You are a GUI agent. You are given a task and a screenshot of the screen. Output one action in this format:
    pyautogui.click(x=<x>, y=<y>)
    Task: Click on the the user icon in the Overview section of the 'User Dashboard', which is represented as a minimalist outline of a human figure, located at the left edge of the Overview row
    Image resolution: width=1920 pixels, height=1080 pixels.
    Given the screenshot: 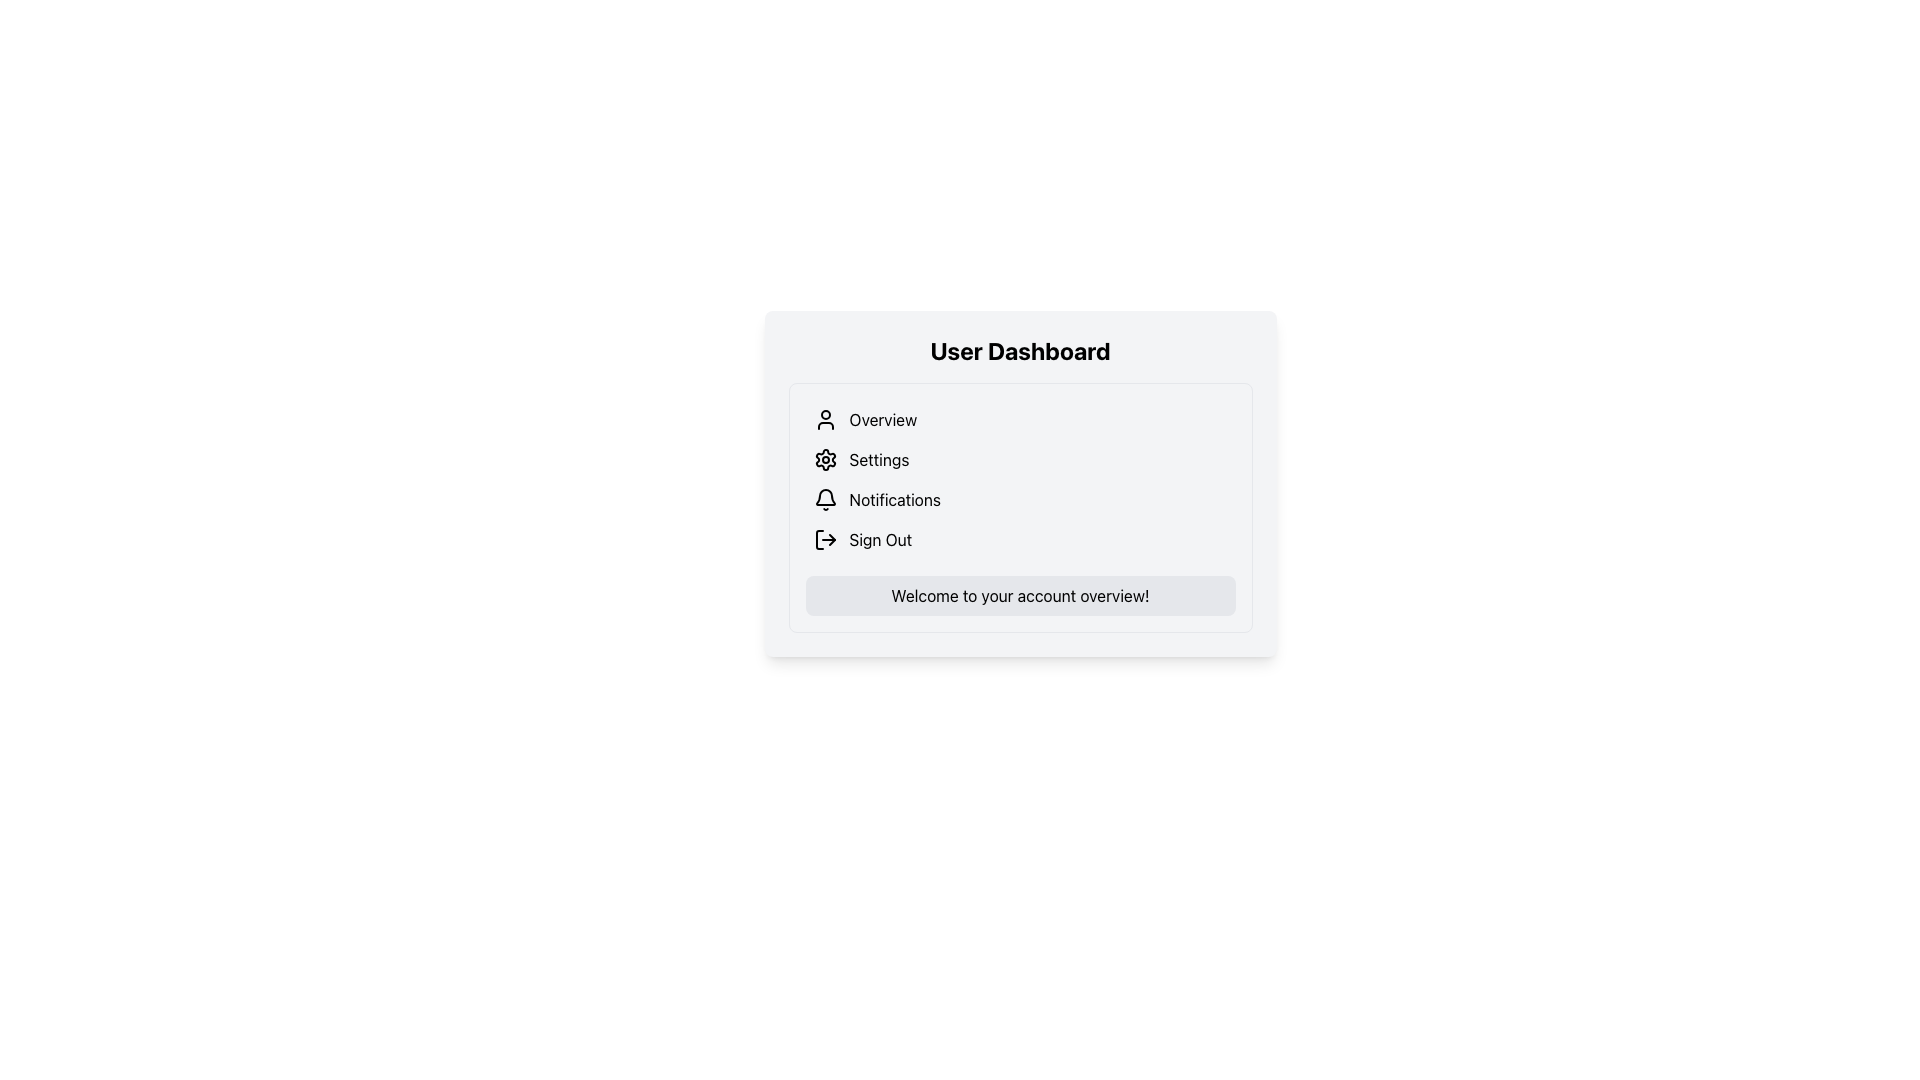 What is the action you would take?
    pyautogui.click(x=825, y=419)
    